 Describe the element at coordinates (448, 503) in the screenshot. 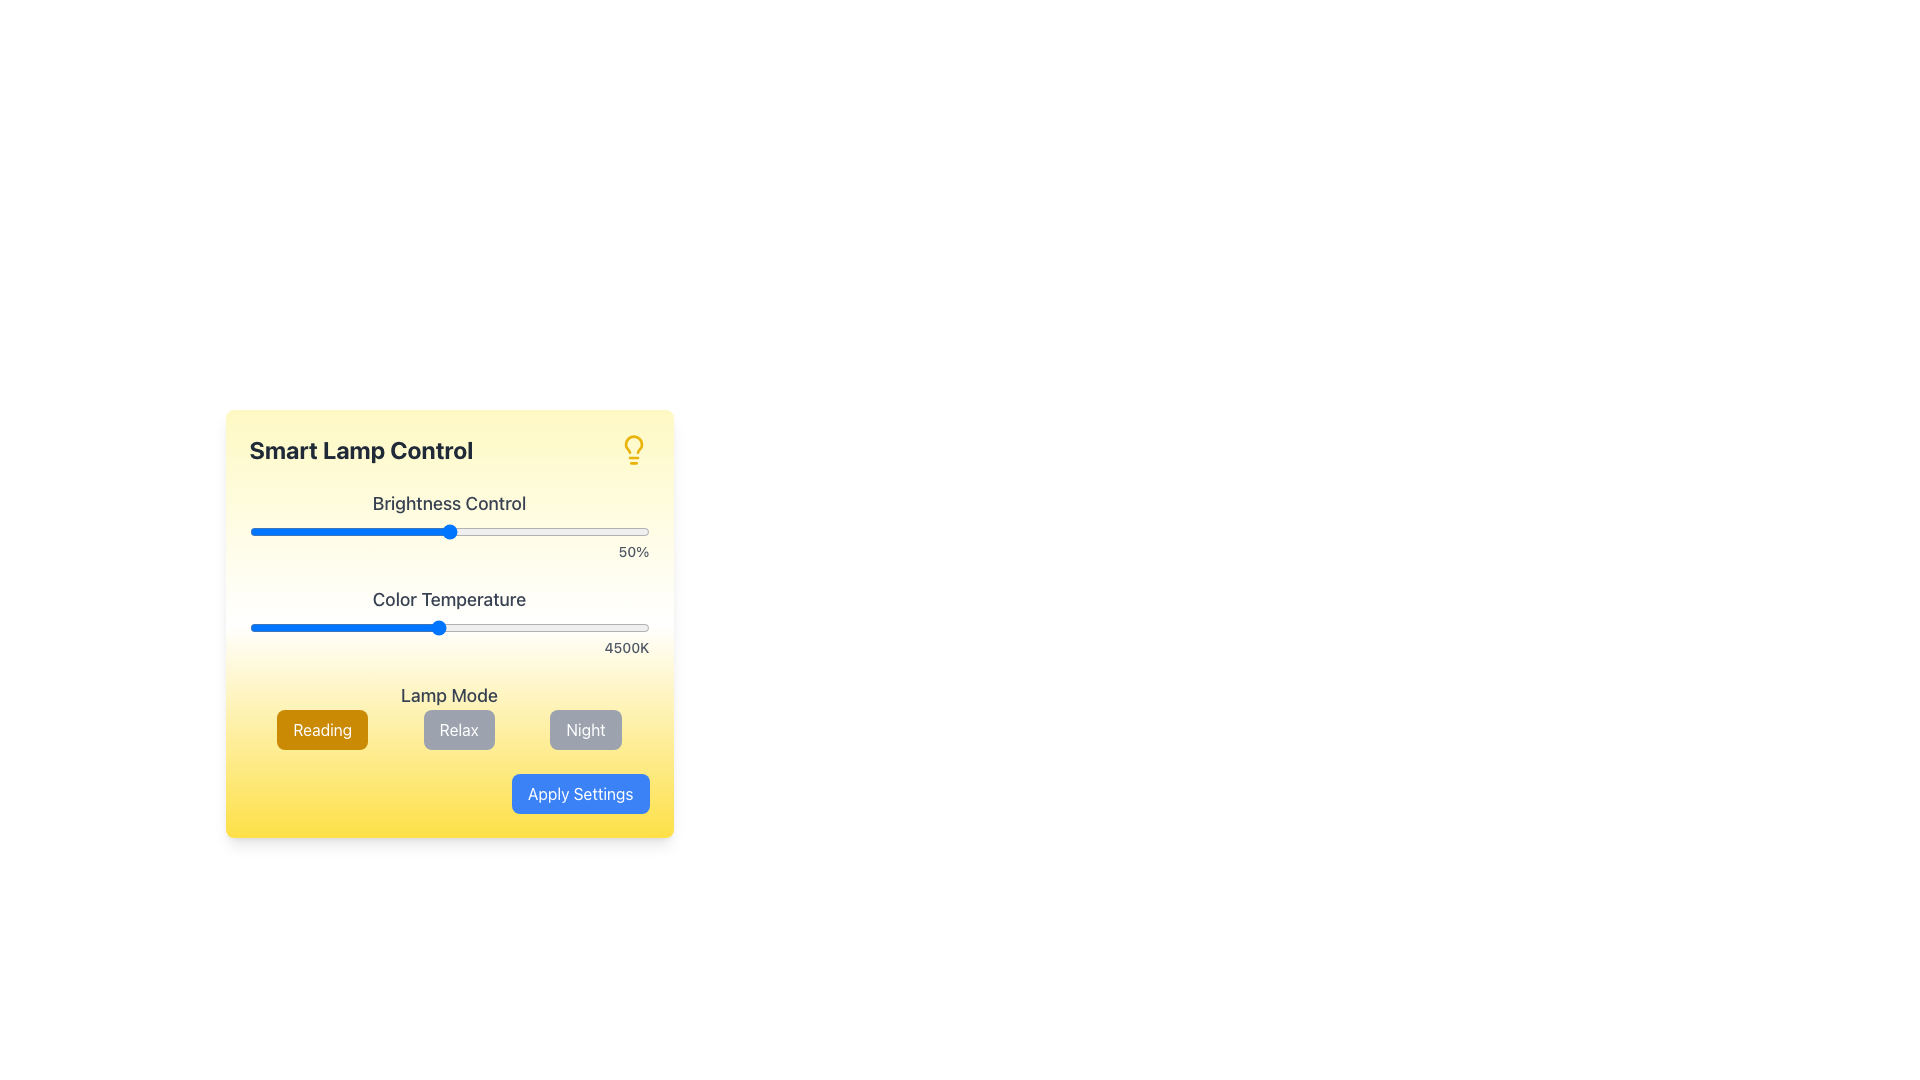

I see `the text label reading 'Brightness Control', which is styled in large gray text and is located above the slider component and percentage label '50%'` at that location.